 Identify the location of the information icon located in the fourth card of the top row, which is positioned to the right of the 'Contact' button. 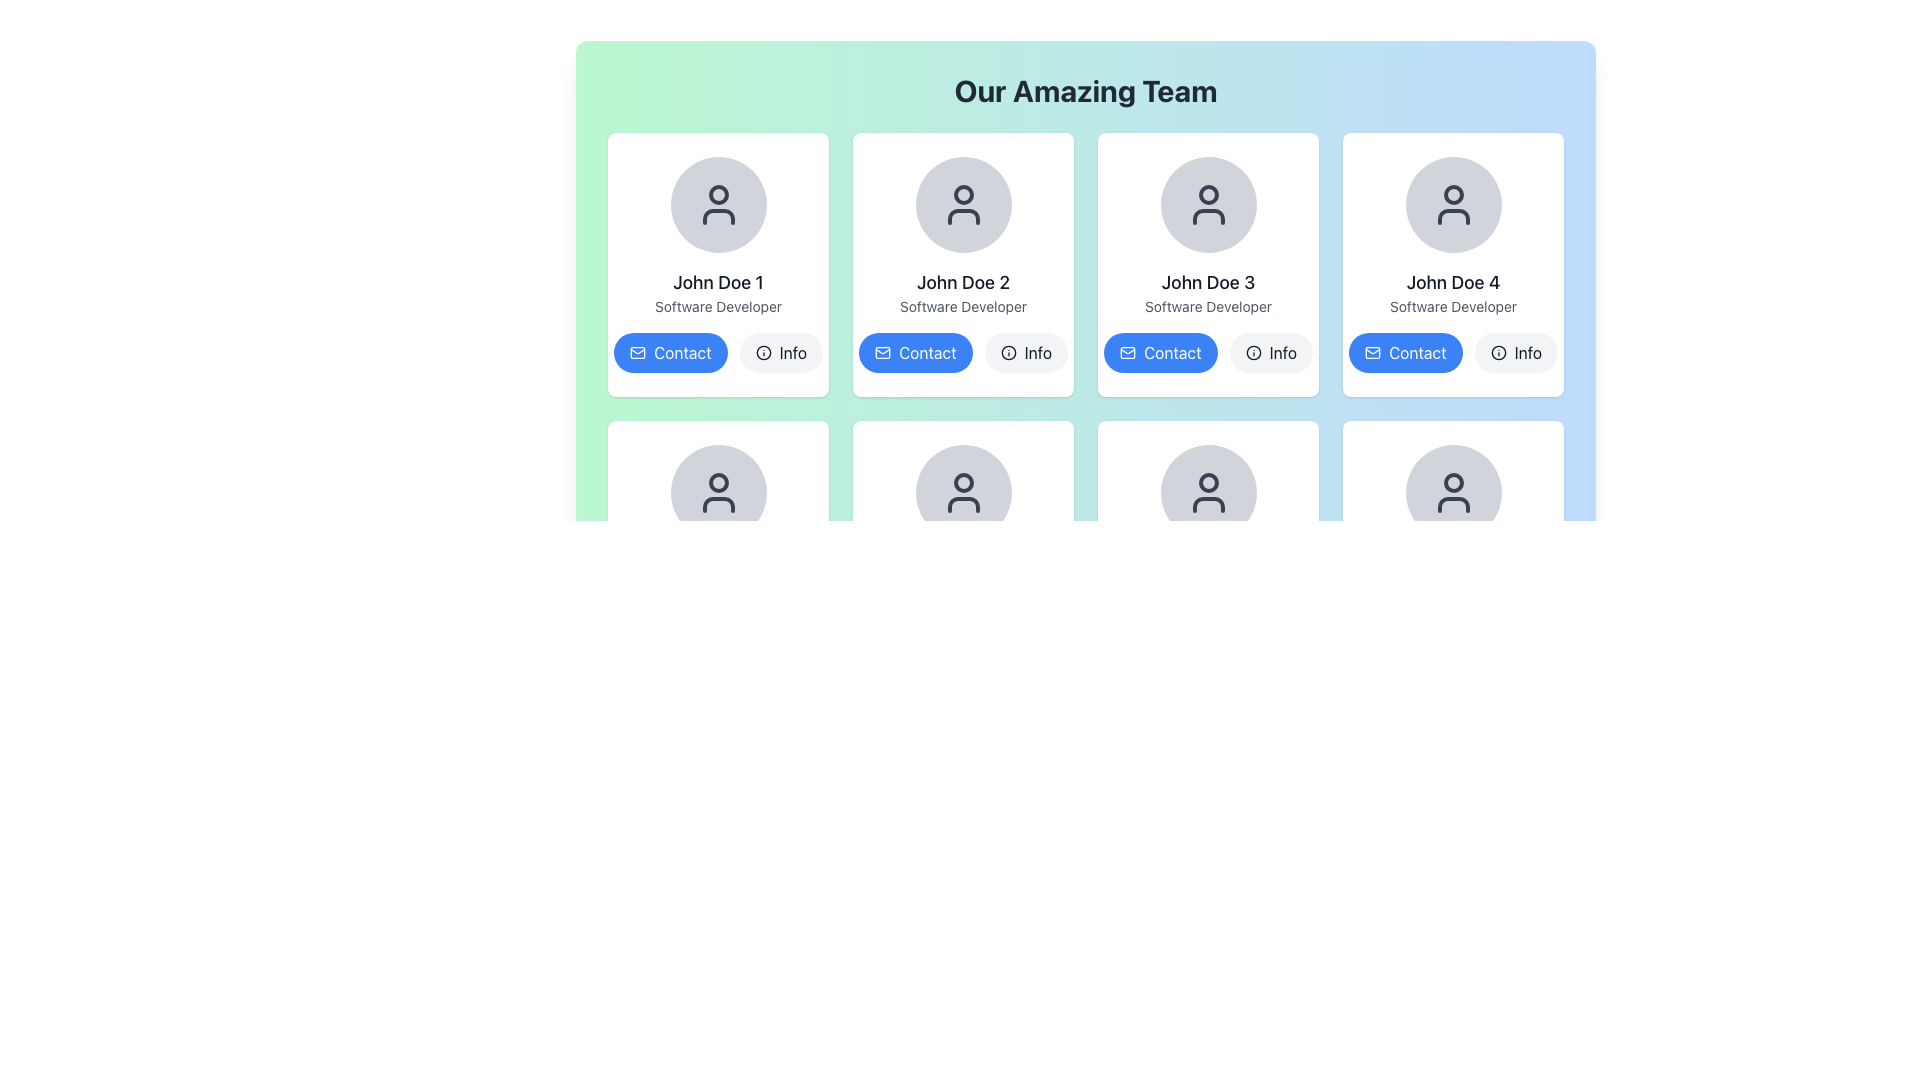
(1498, 352).